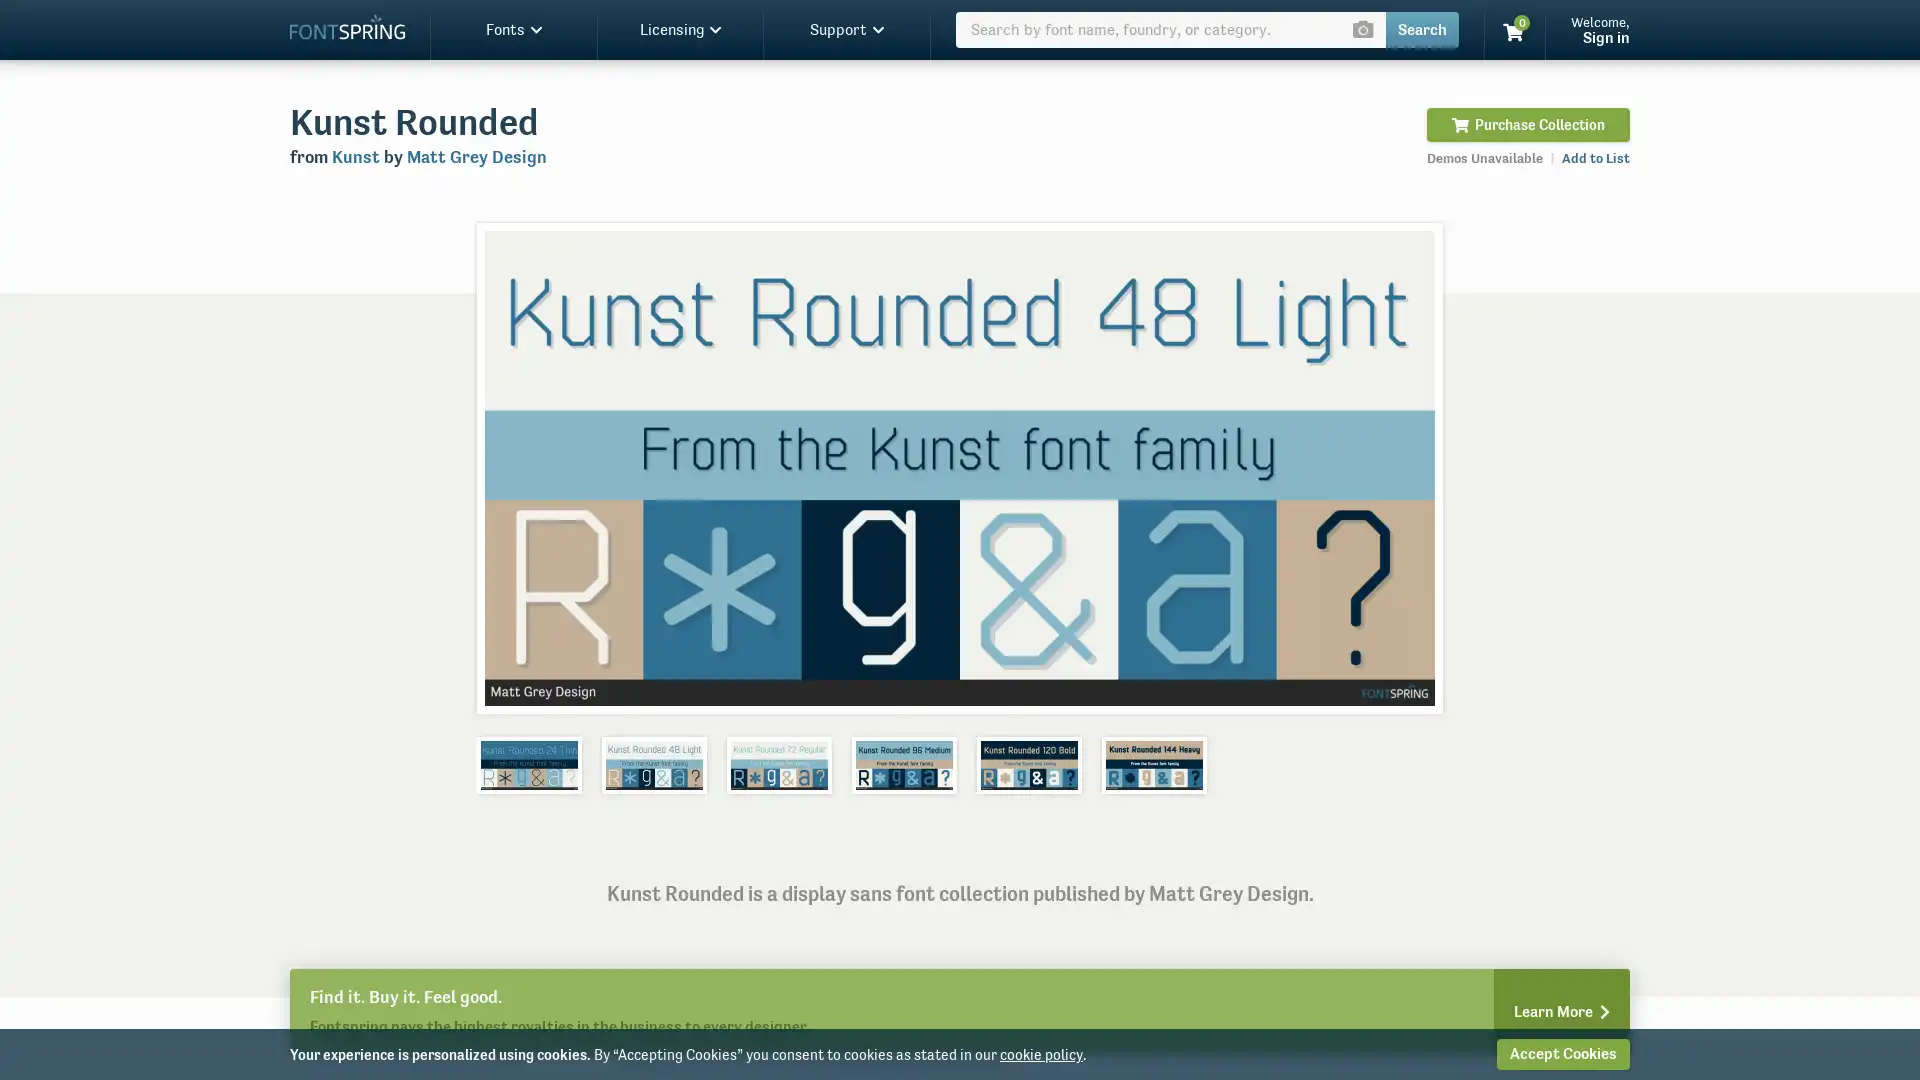 The image size is (1920, 1080). What do you see at coordinates (1595, 157) in the screenshot?
I see `Add to List` at bounding box center [1595, 157].